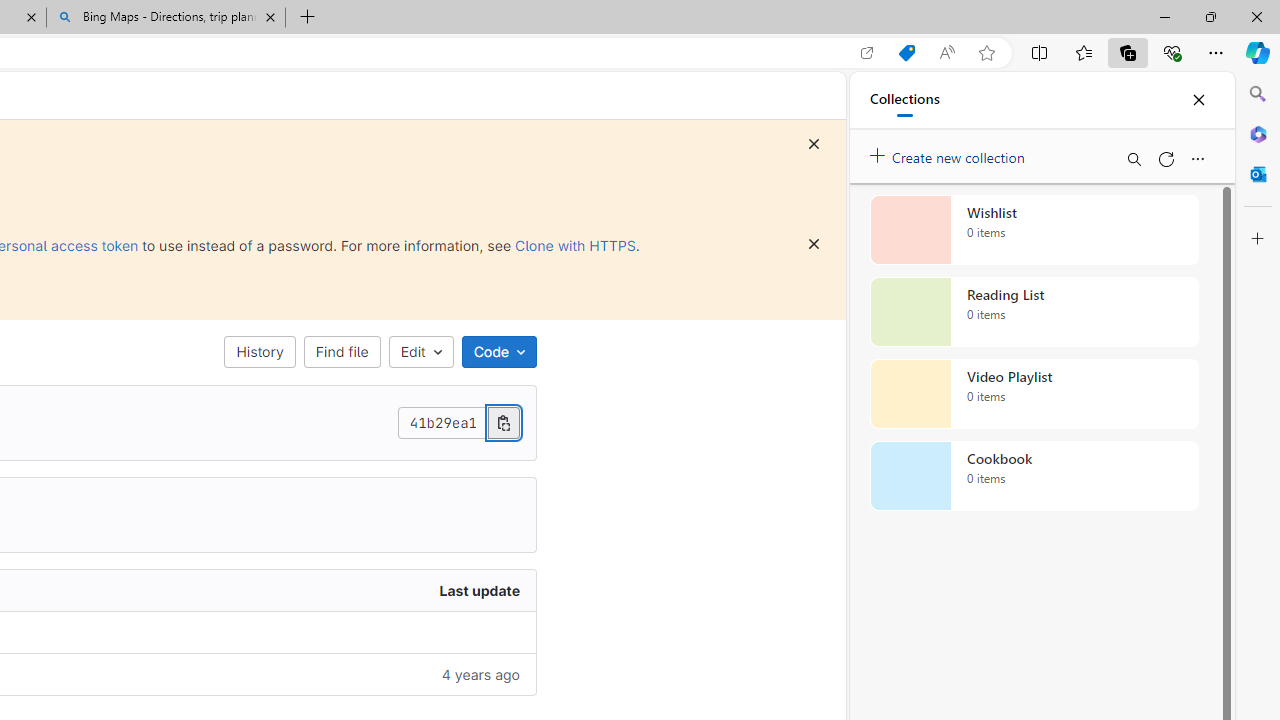 The image size is (1280, 720). Describe the element at coordinates (814, 243) in the screenshot. I see `'Class: s16 gl-icon gl-button-icon '` at that location.